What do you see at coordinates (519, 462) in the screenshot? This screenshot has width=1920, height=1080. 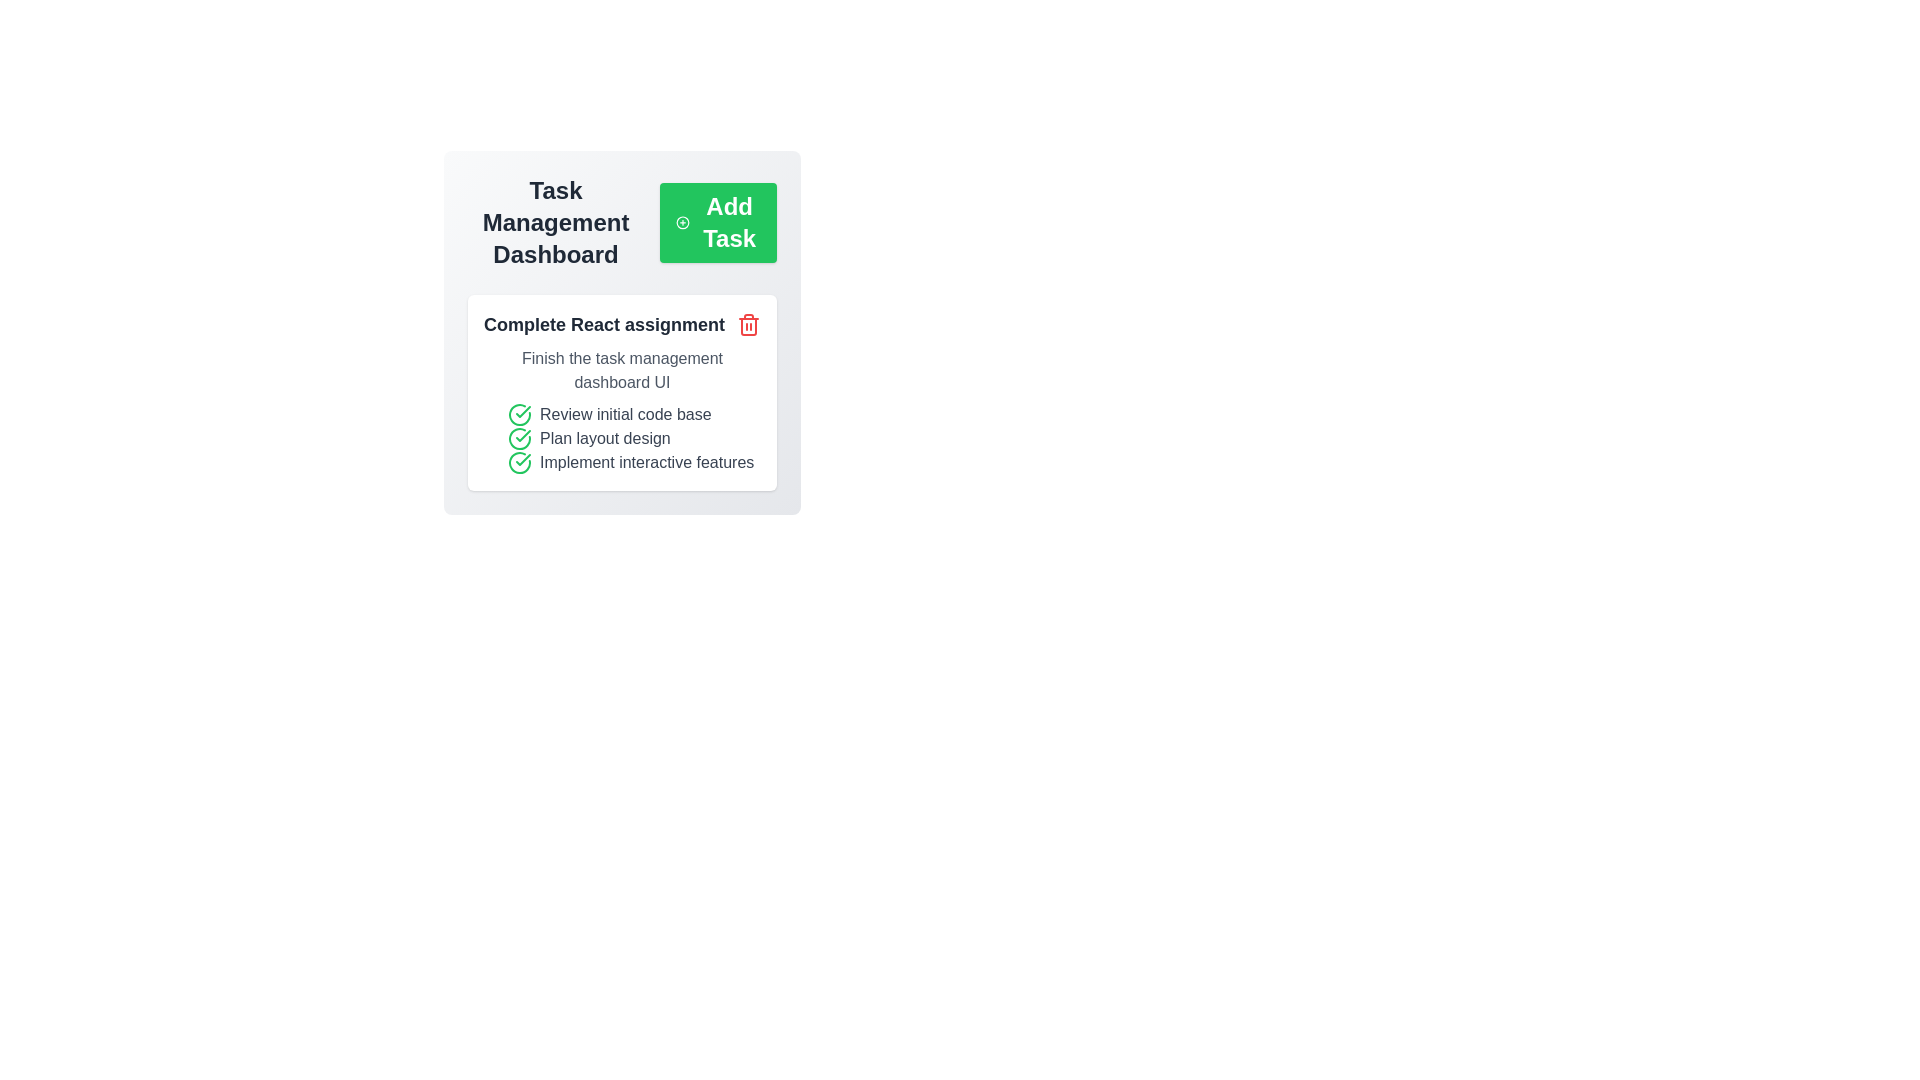 I see `the green checkmark icon located to the left of the 'Plan layout design' task in the 'Complete React assignment' section` at bounding box center [519, 462].